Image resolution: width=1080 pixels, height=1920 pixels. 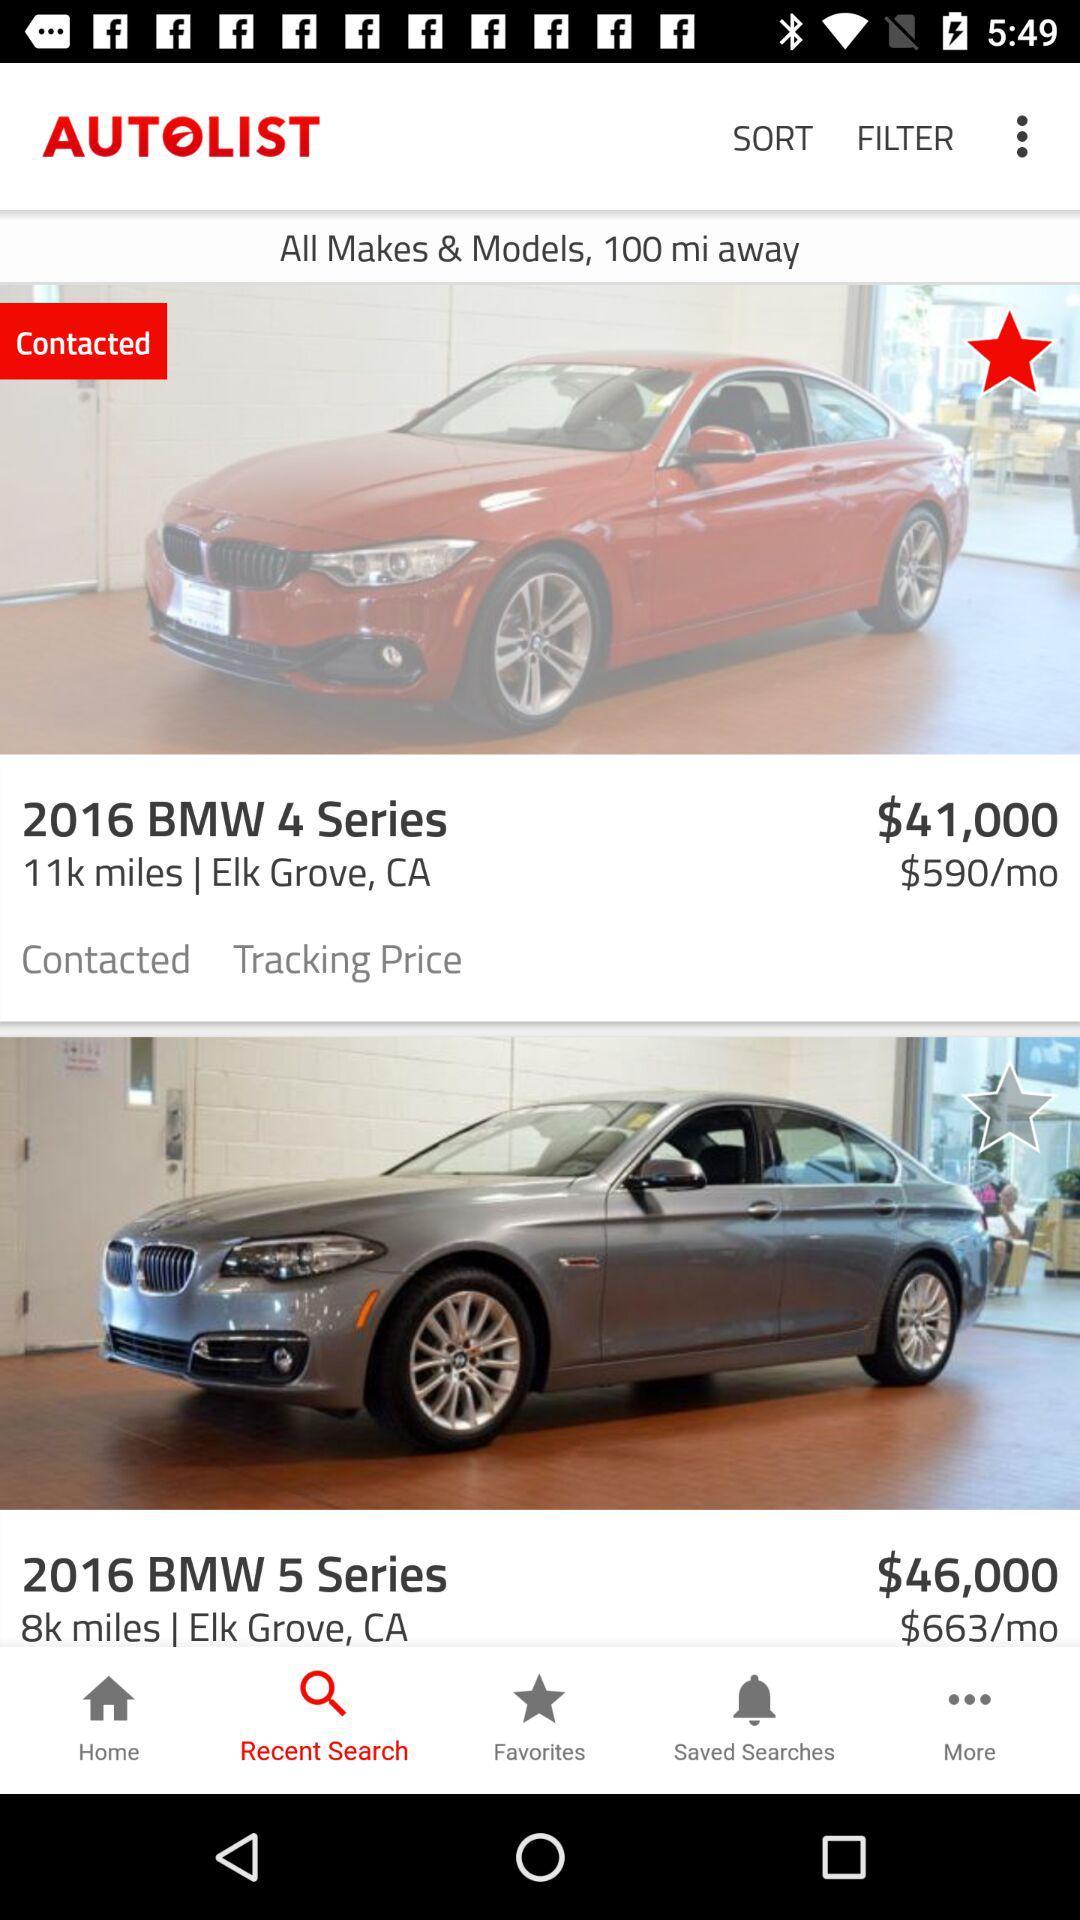 What do you see at coordinates (905, 135) in the screenshot?
I see `the filter item` at bounding box center [905, 135].